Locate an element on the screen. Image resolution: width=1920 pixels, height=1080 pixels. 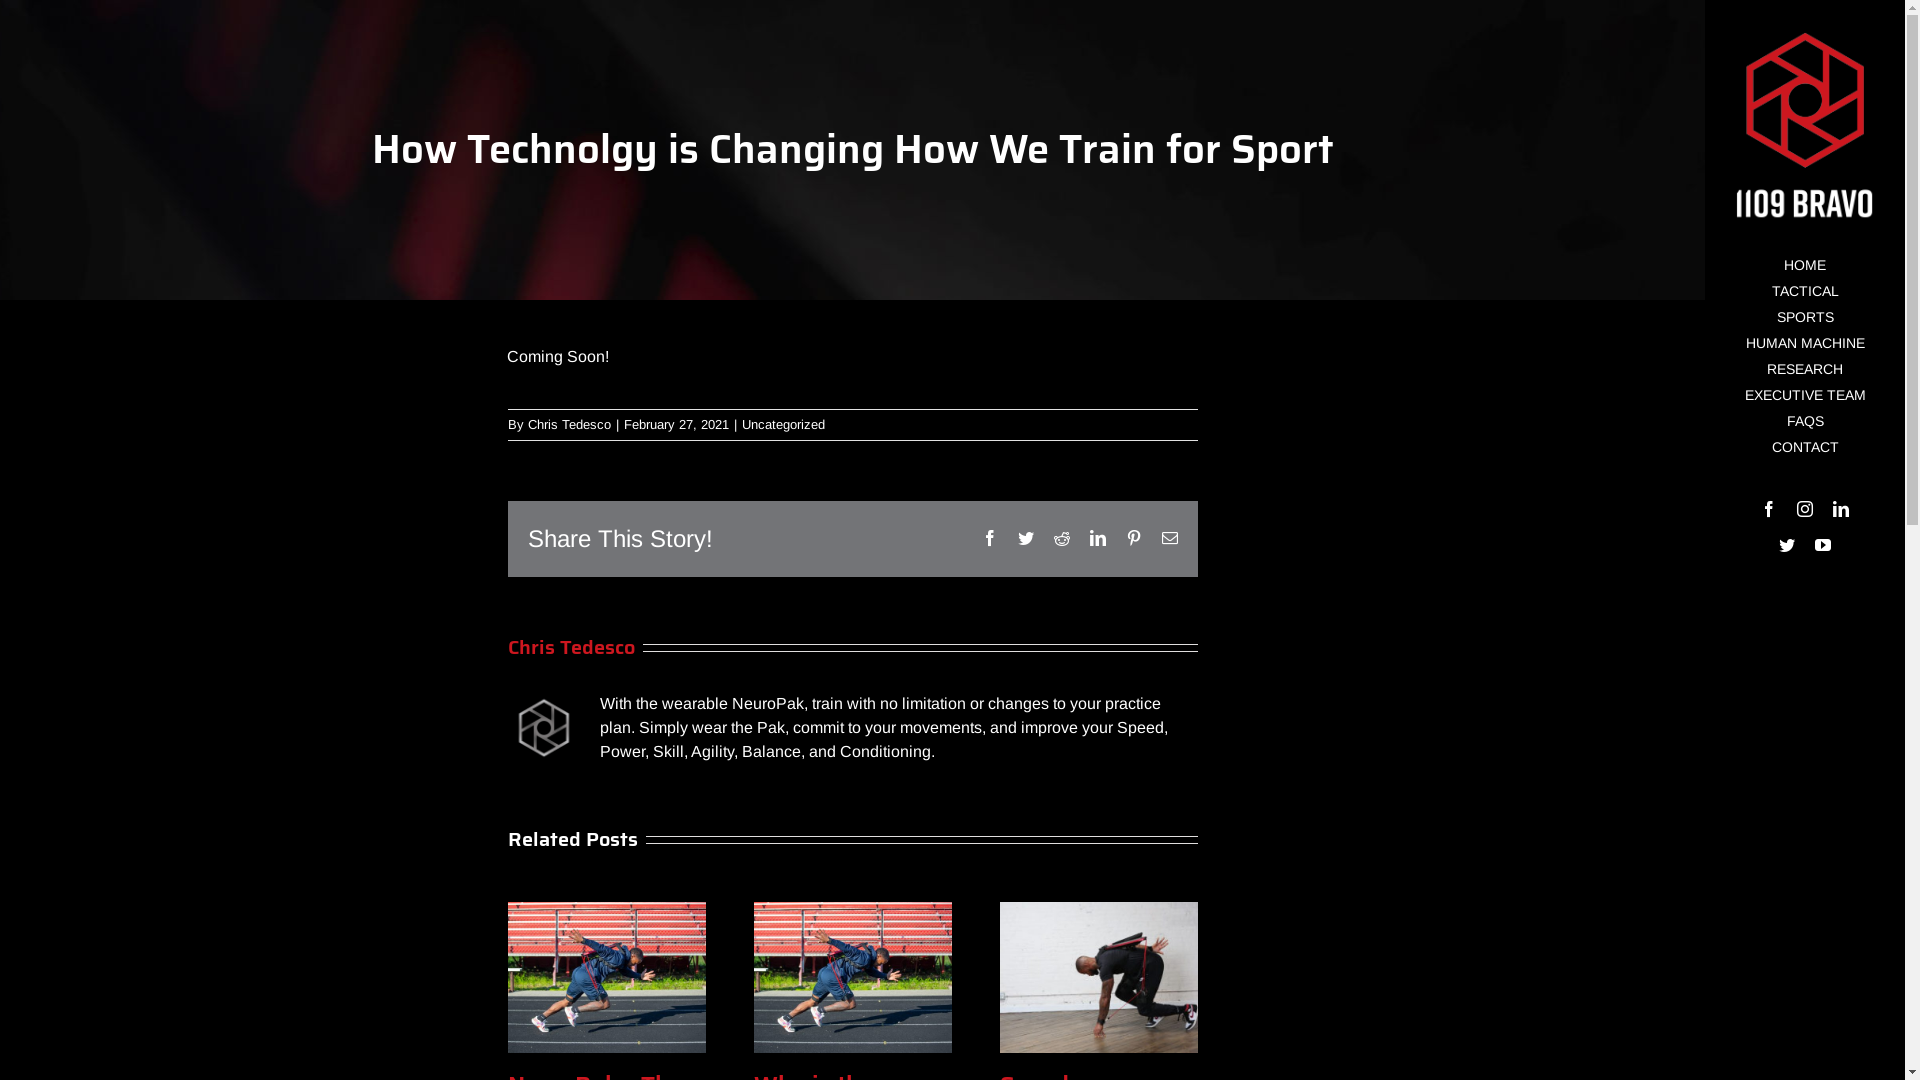
'Facebook' is located at coordinates (1761, 508).